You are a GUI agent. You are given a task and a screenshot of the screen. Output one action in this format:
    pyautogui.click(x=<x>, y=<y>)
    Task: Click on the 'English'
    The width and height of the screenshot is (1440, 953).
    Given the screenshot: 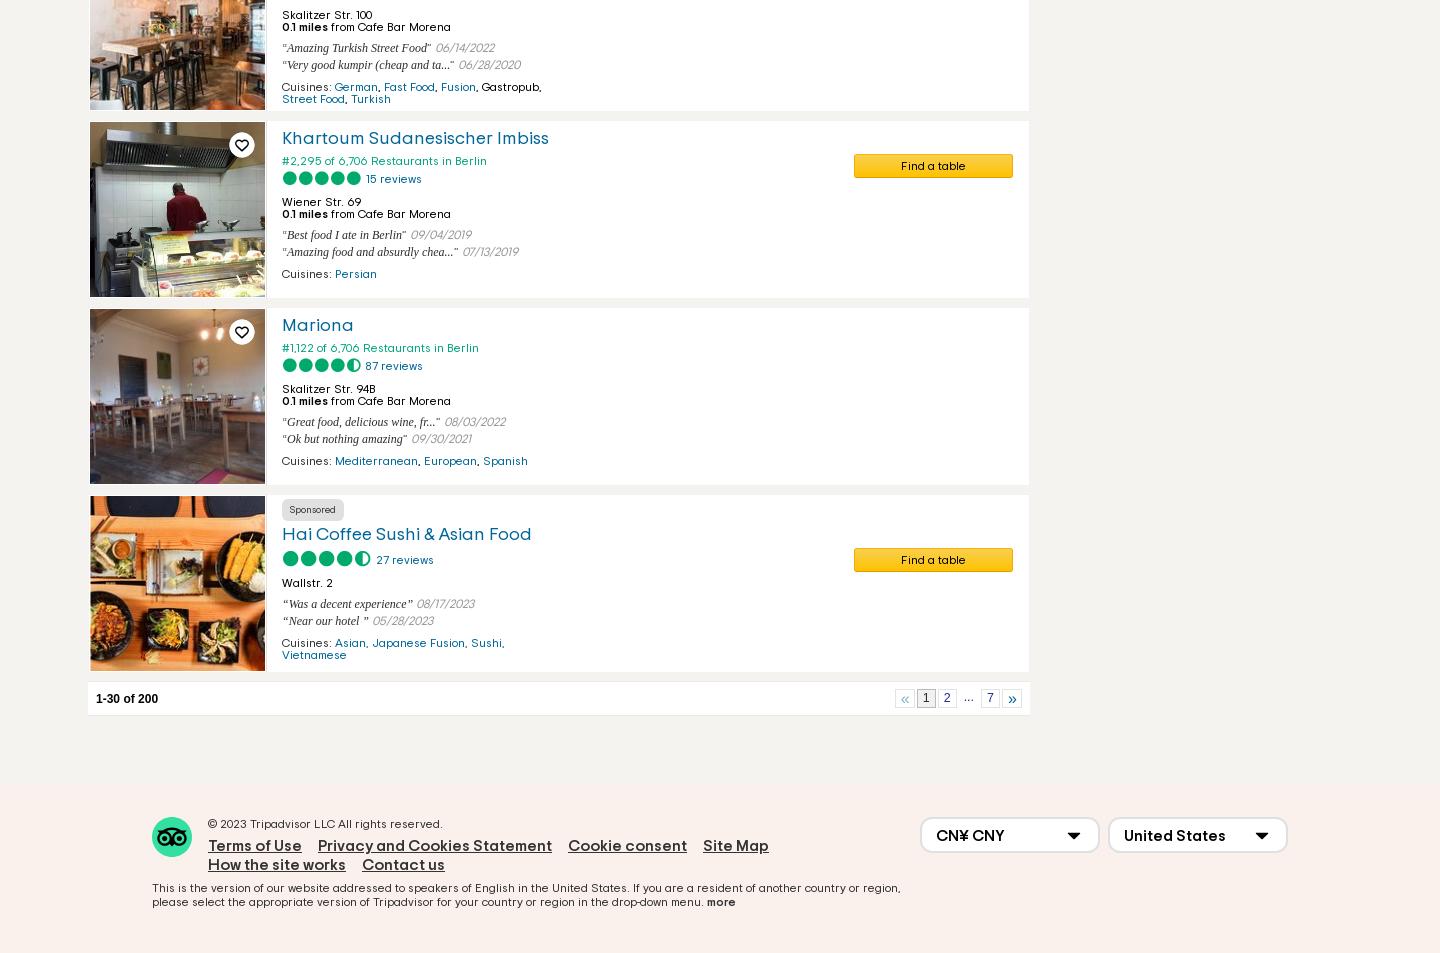 What is the action you would take?
    pyautogui.click(x=475, y=888)
    